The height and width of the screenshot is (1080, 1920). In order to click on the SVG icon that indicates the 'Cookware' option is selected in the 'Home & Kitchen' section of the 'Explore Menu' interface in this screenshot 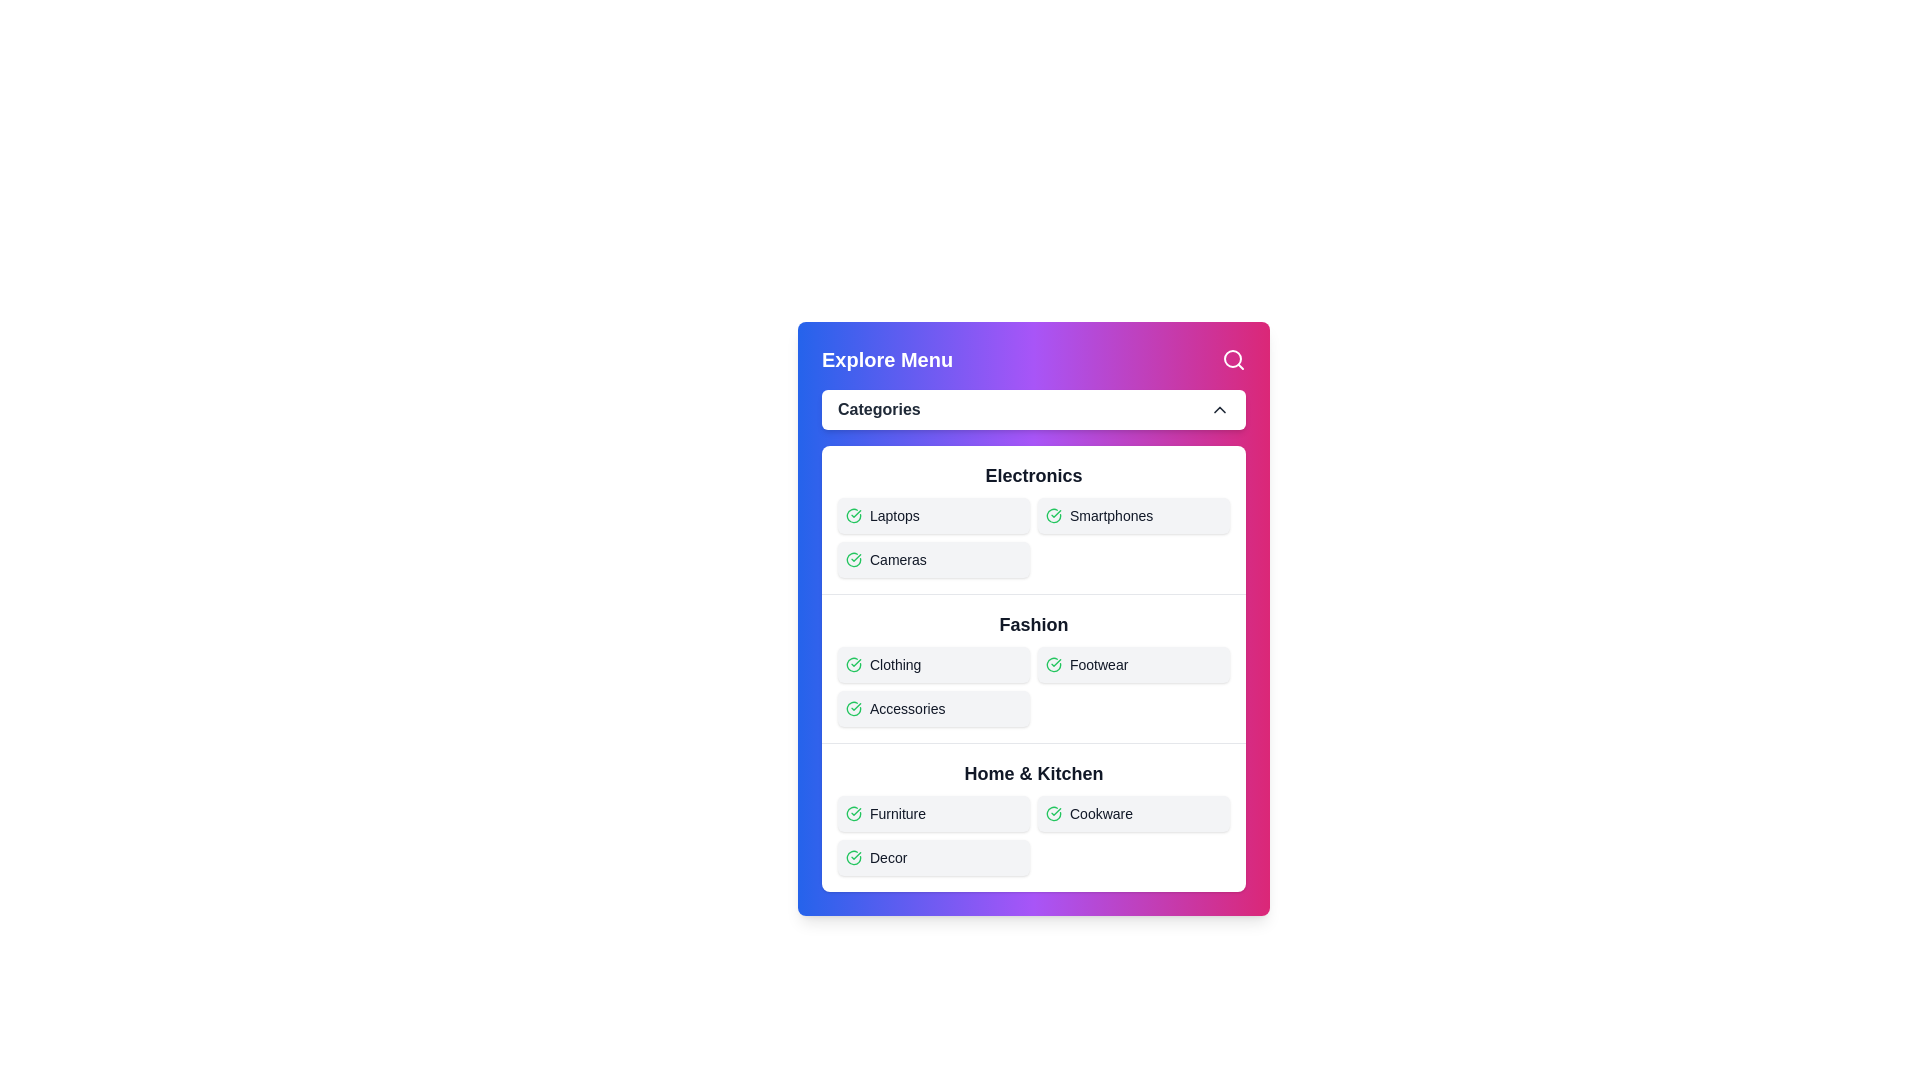, I will do `click(1053, 813)`.